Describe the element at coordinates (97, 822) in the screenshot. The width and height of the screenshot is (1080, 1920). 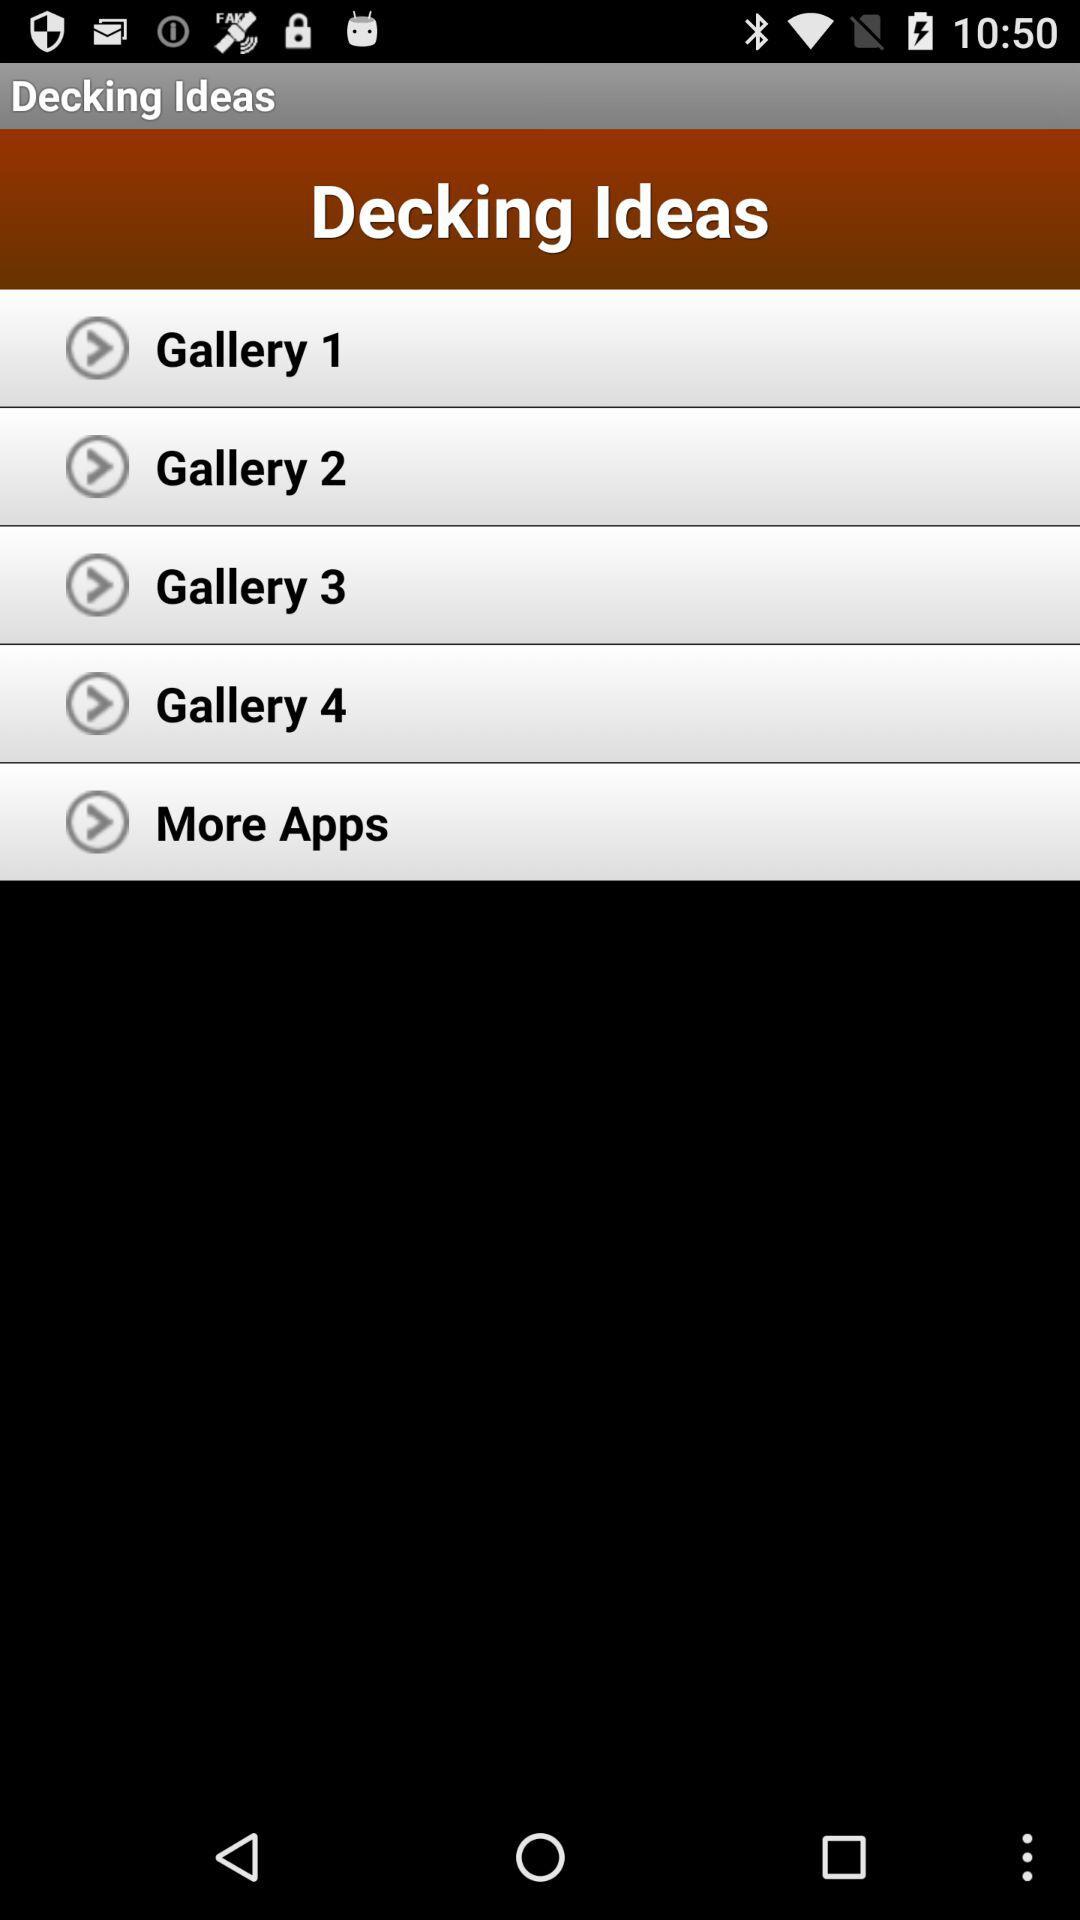
I see `the icon which is left to the more apps` at that location.